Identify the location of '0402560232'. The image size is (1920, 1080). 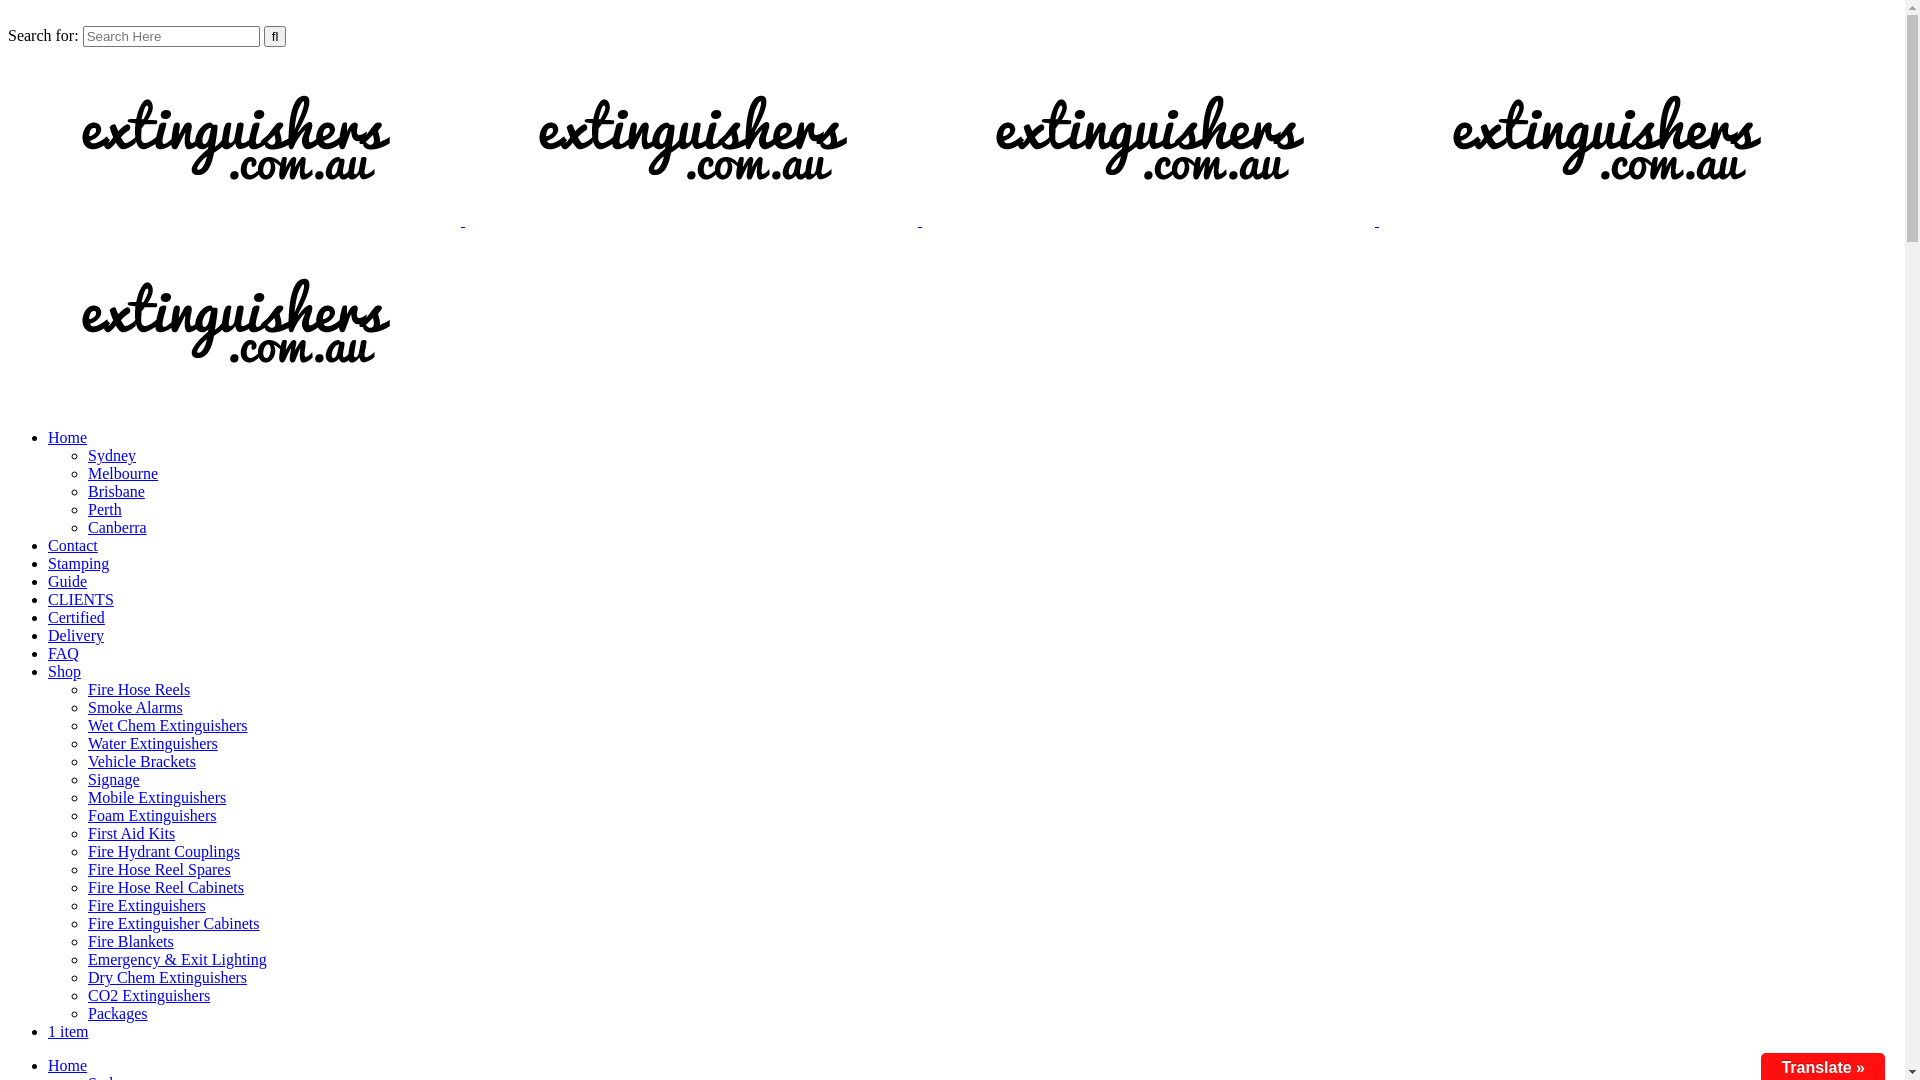
(316, 16).